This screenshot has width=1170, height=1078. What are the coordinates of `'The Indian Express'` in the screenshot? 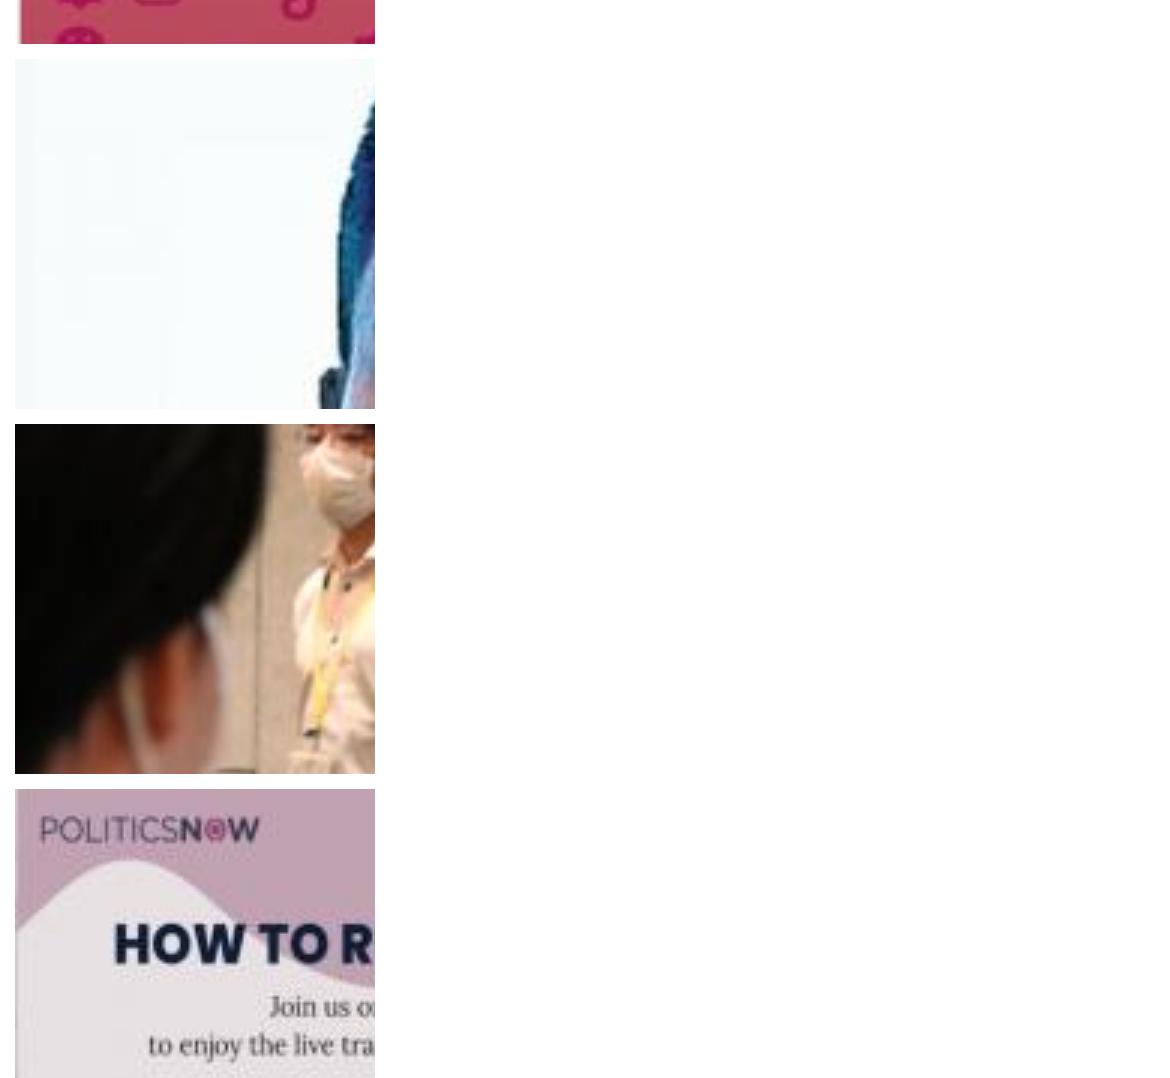 It's located at (86, 813).